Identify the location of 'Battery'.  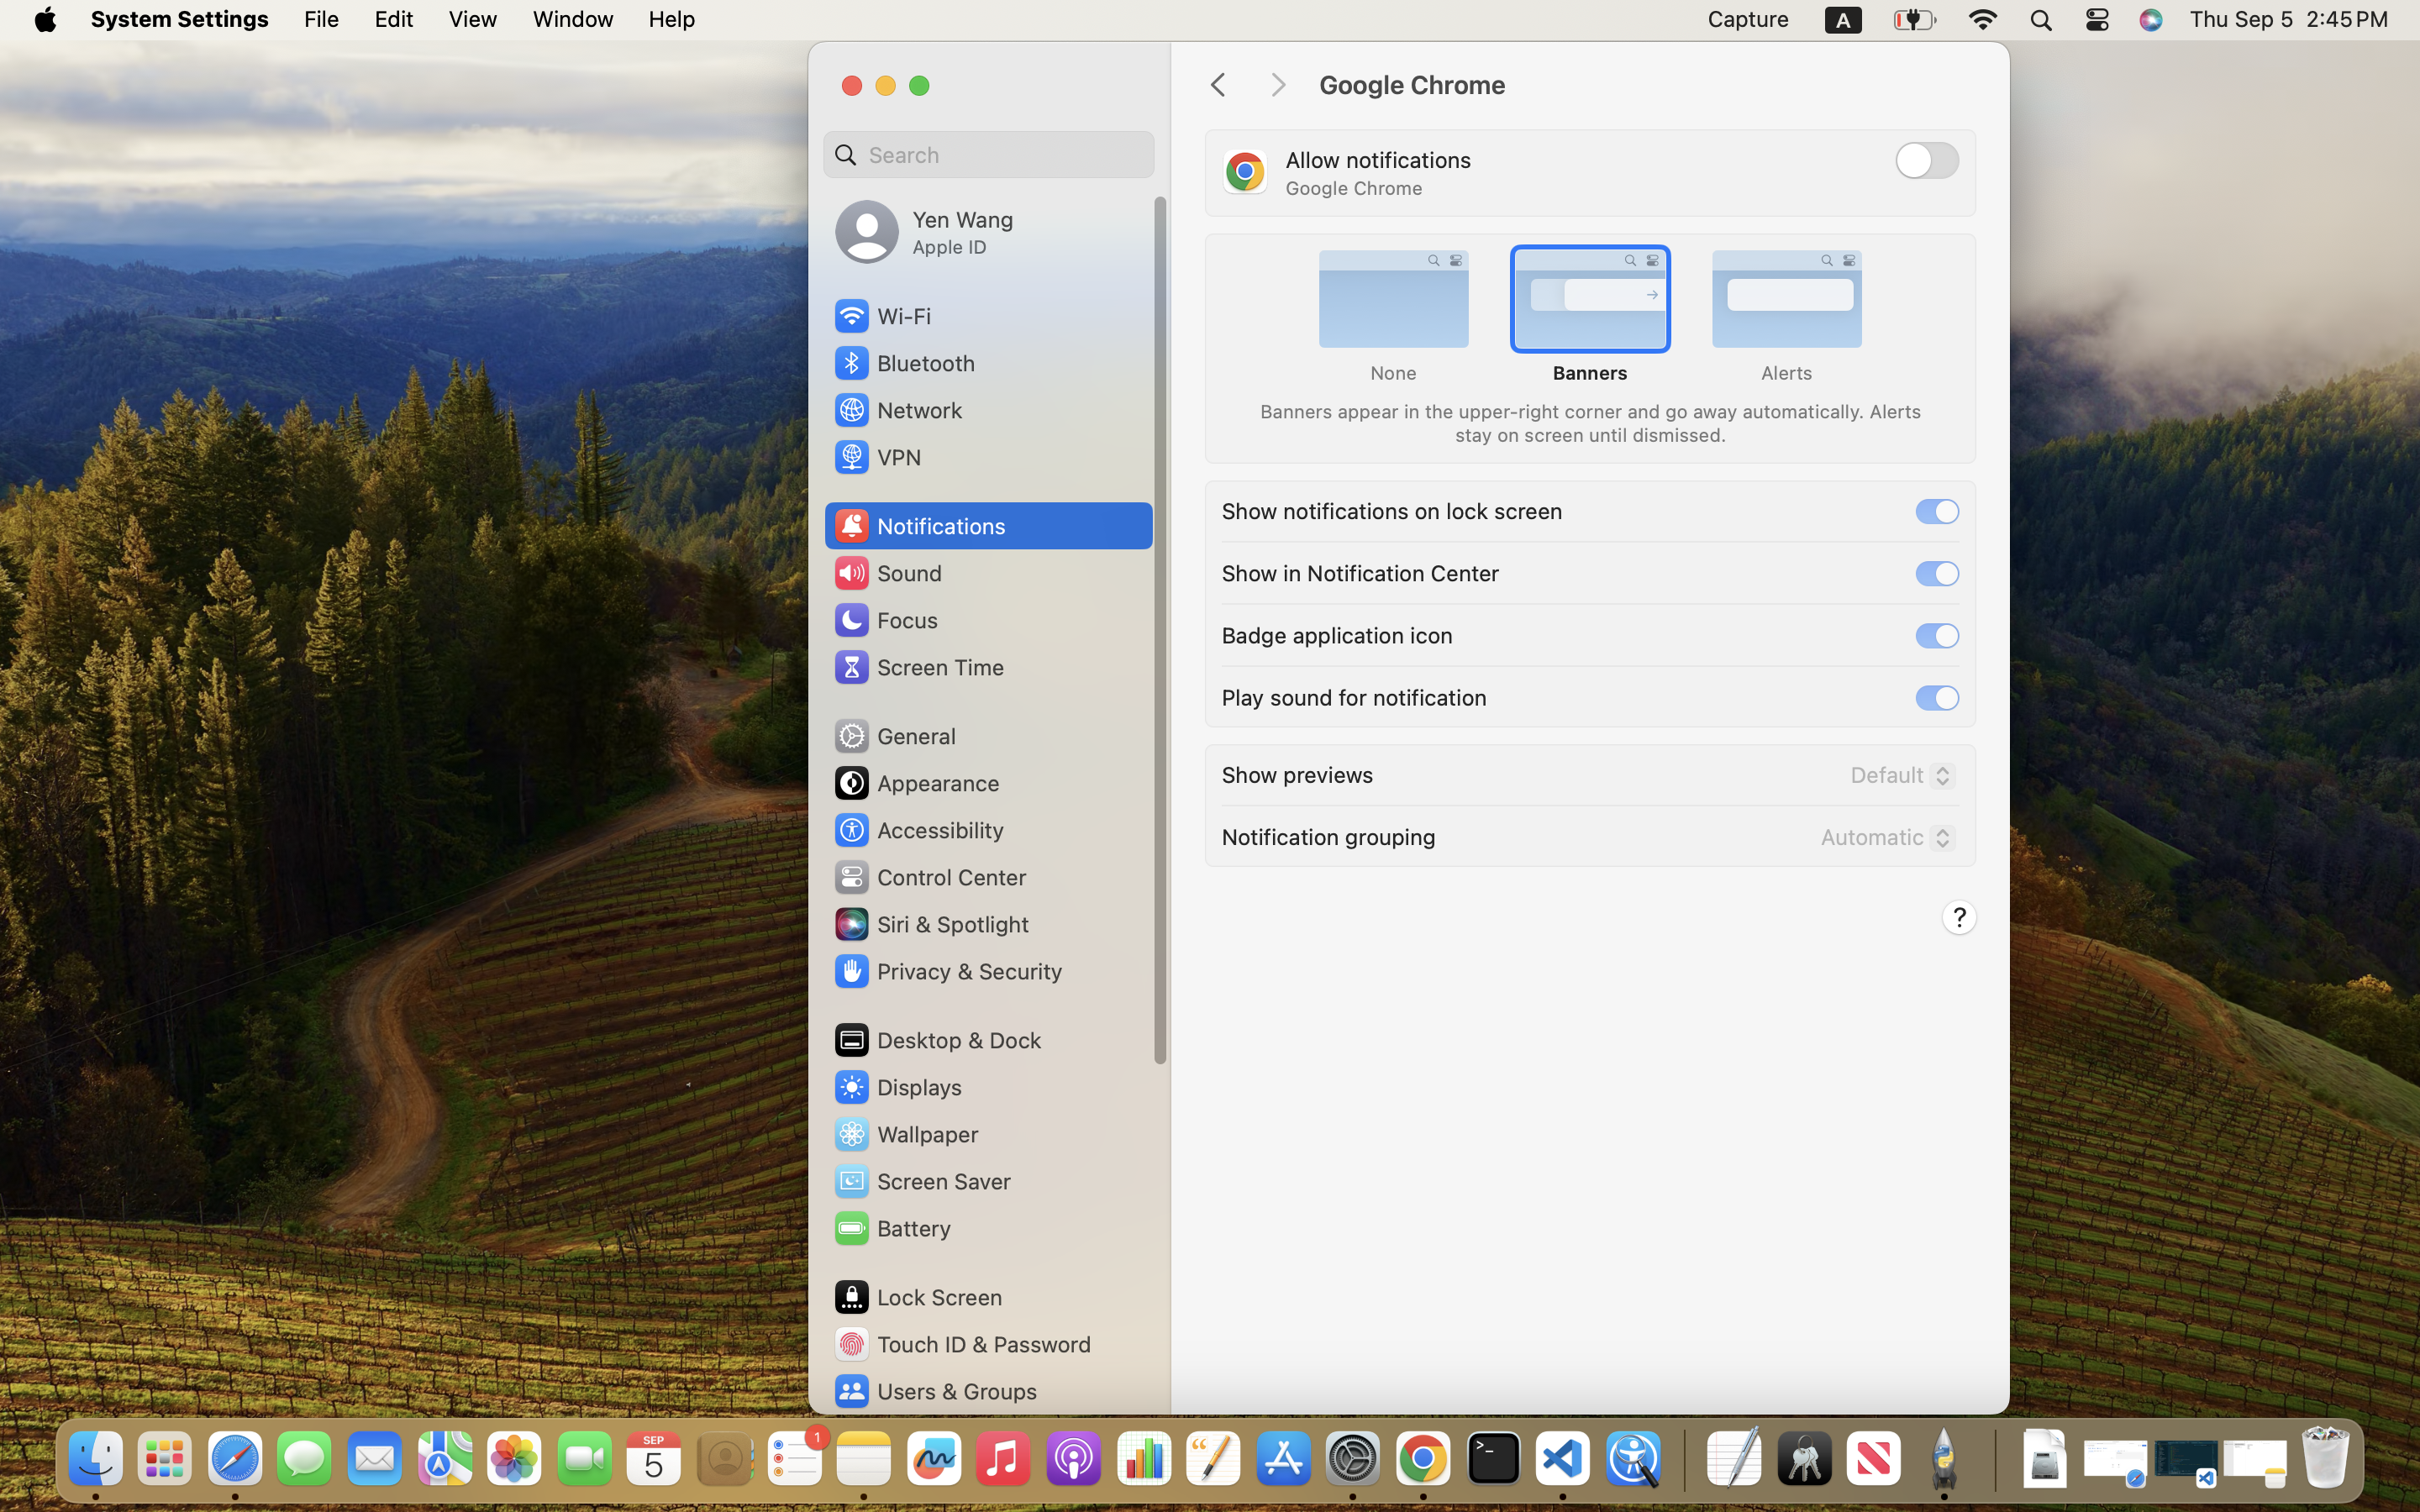
(890, 1226).